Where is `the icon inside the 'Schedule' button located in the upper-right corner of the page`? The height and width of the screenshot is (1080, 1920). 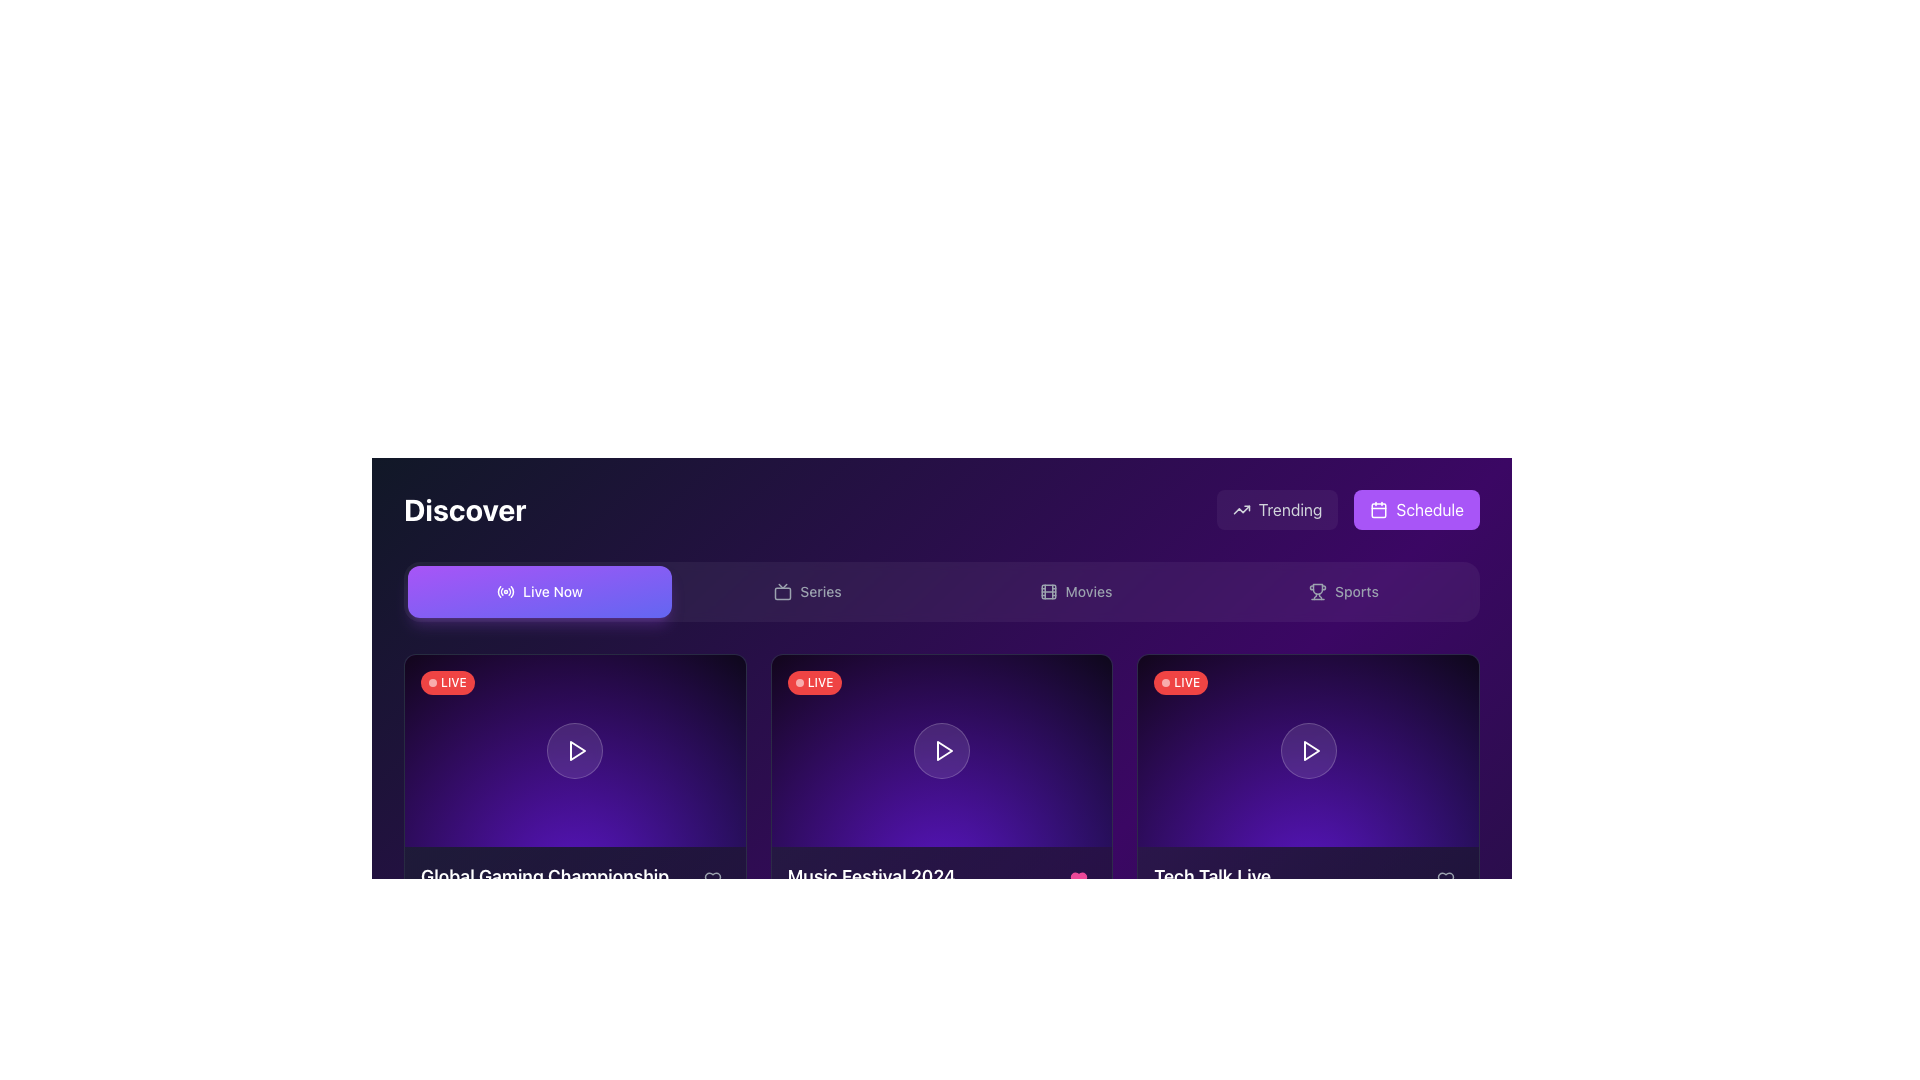 the icon inside the 'Schedule' button located in the upper-right corner of the page is located at coordinates (1378, 508).